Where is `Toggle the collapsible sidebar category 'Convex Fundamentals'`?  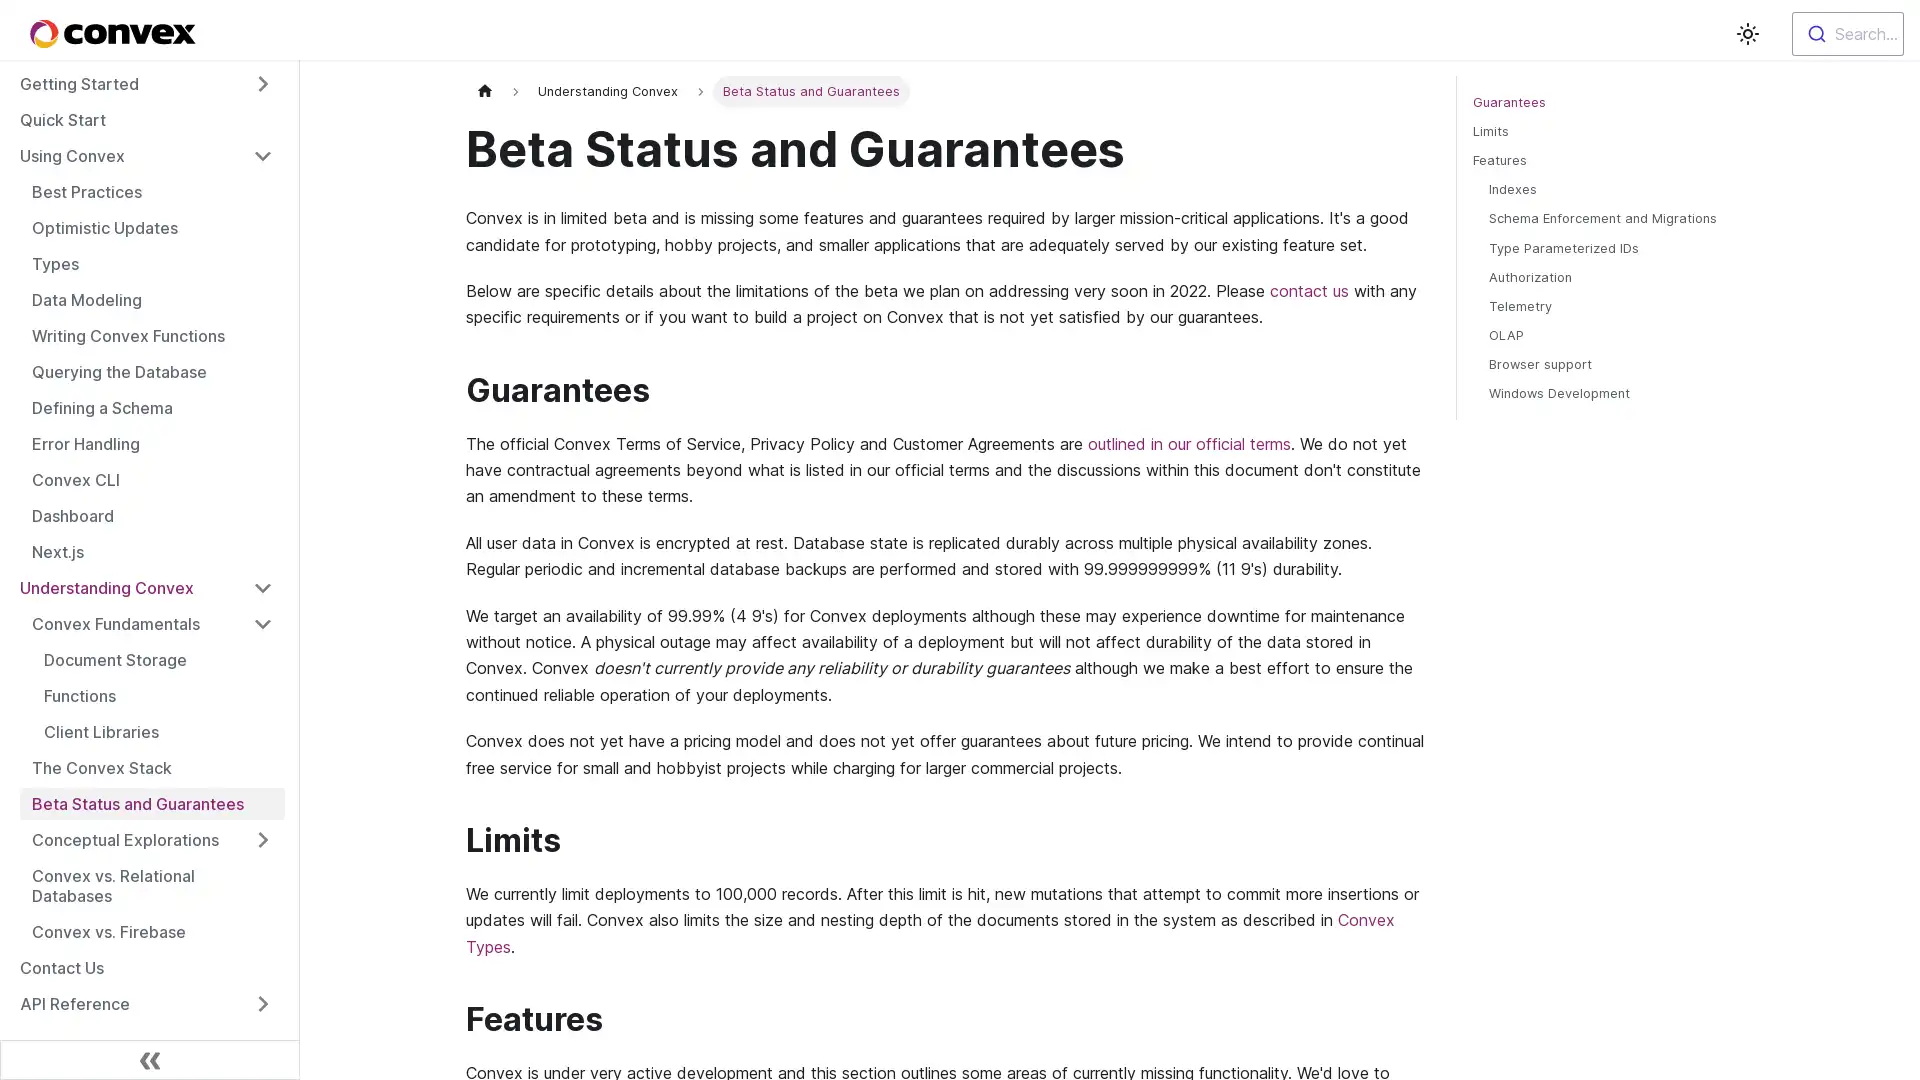 Toggle the collapsible sidebar category 'Convex Fundamentals' is located at coordinates (262, 623).